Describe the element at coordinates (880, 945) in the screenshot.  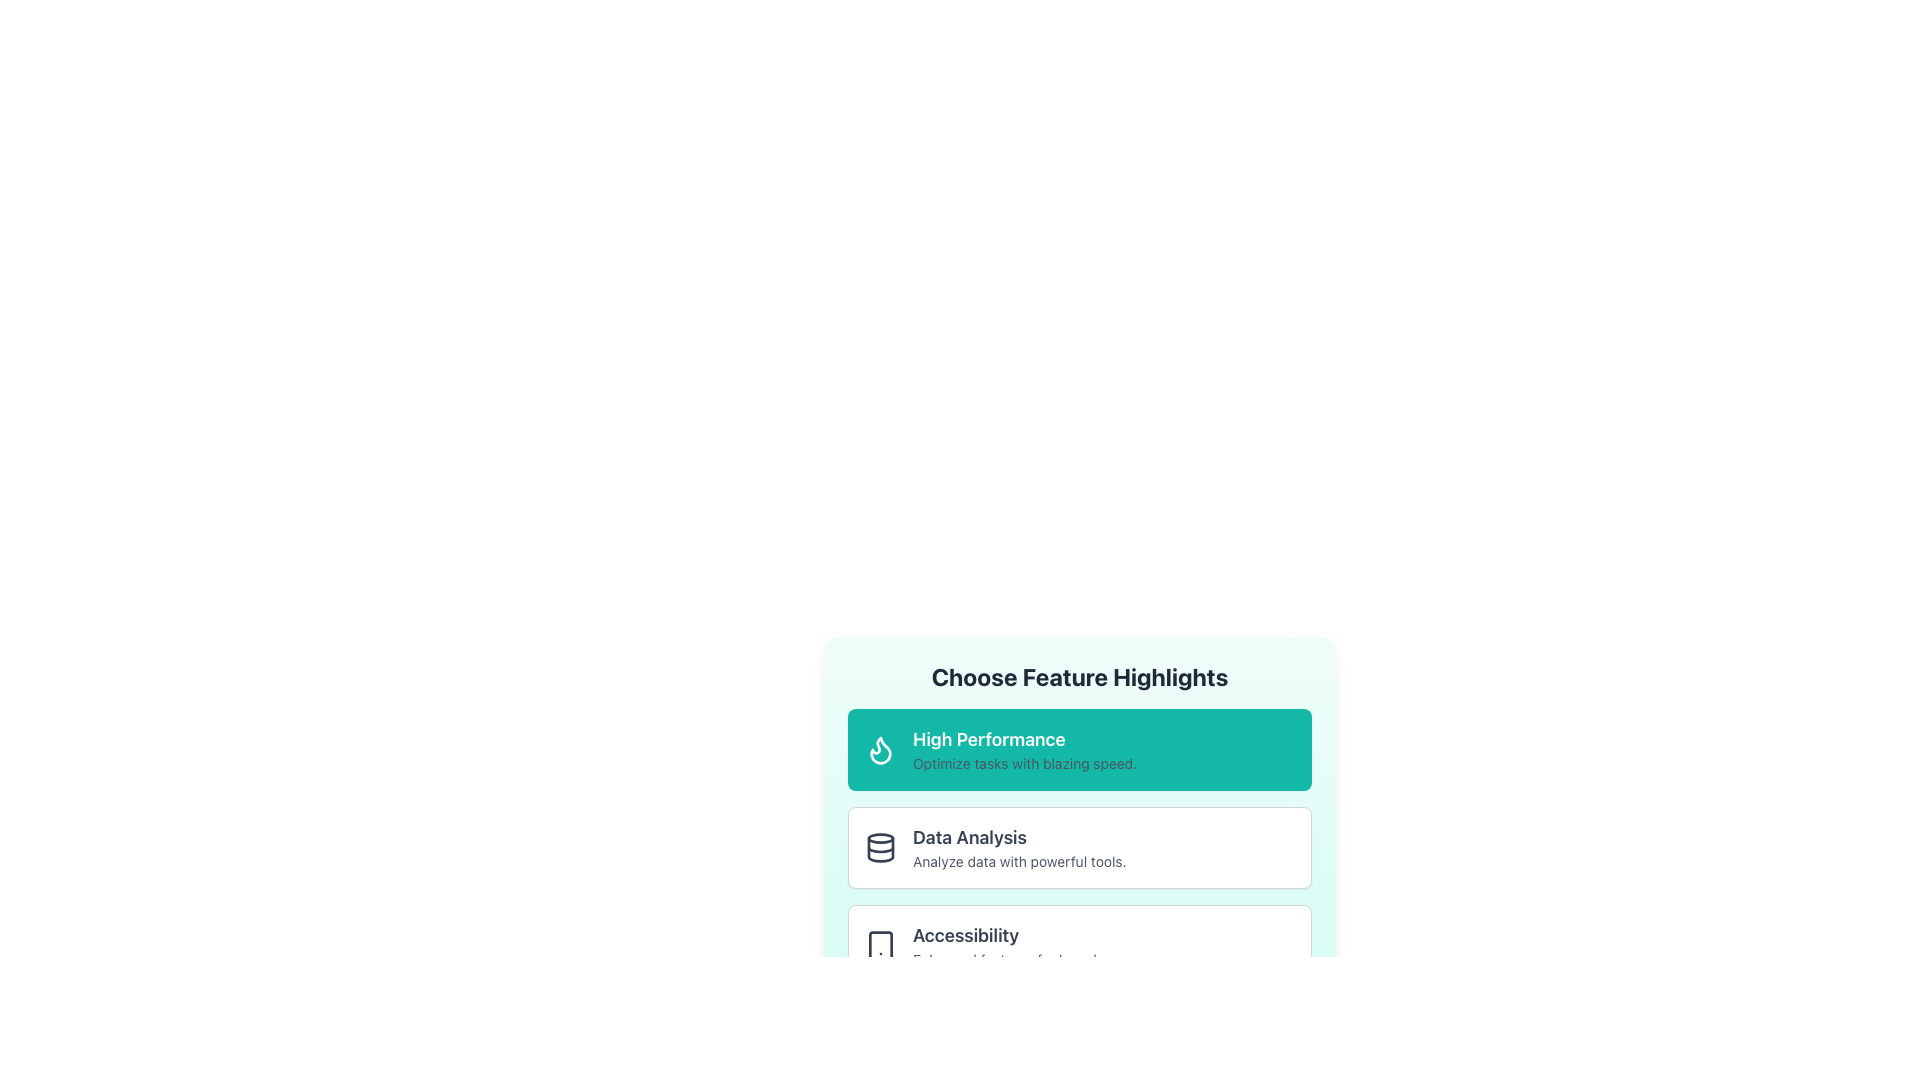
I see `the tablet icon located in the bottom-left area of the 'Accessibility' section, which visually represents tablet-related functionality` at that location.